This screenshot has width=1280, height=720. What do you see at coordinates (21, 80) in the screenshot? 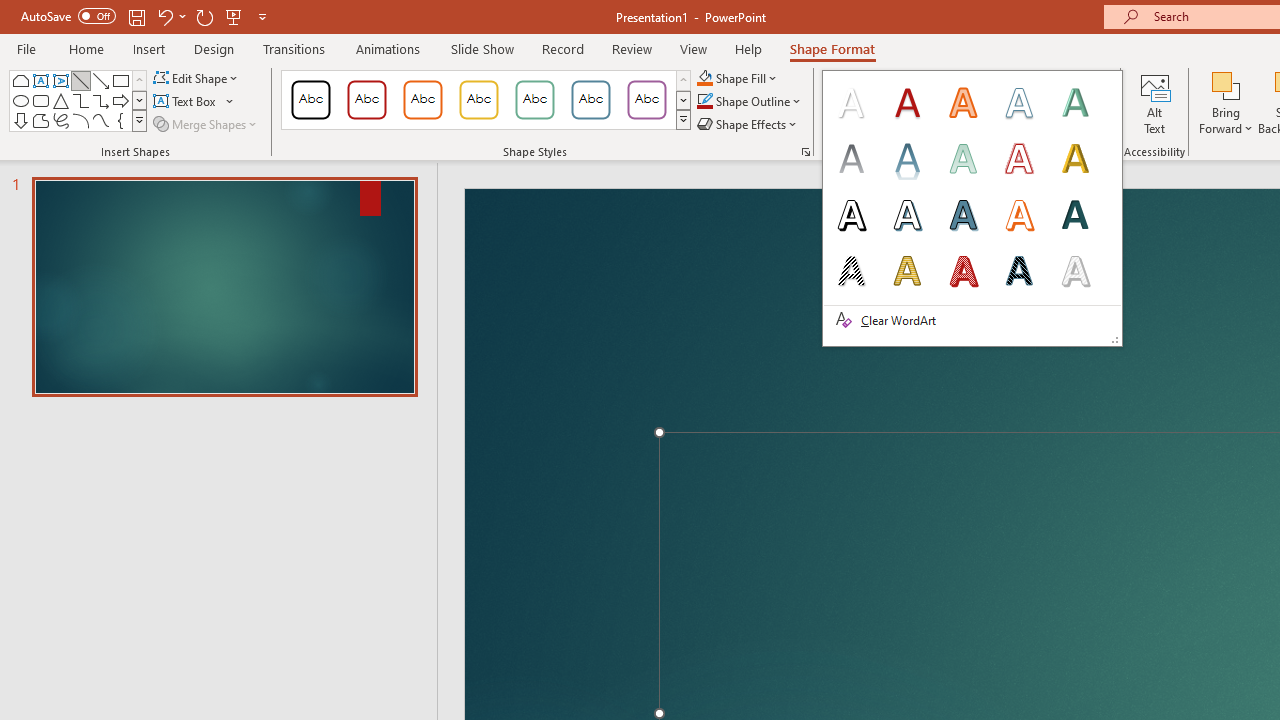
I see `'Rectangle: Top Corners Snipped'` at bounding box center [21, 80].